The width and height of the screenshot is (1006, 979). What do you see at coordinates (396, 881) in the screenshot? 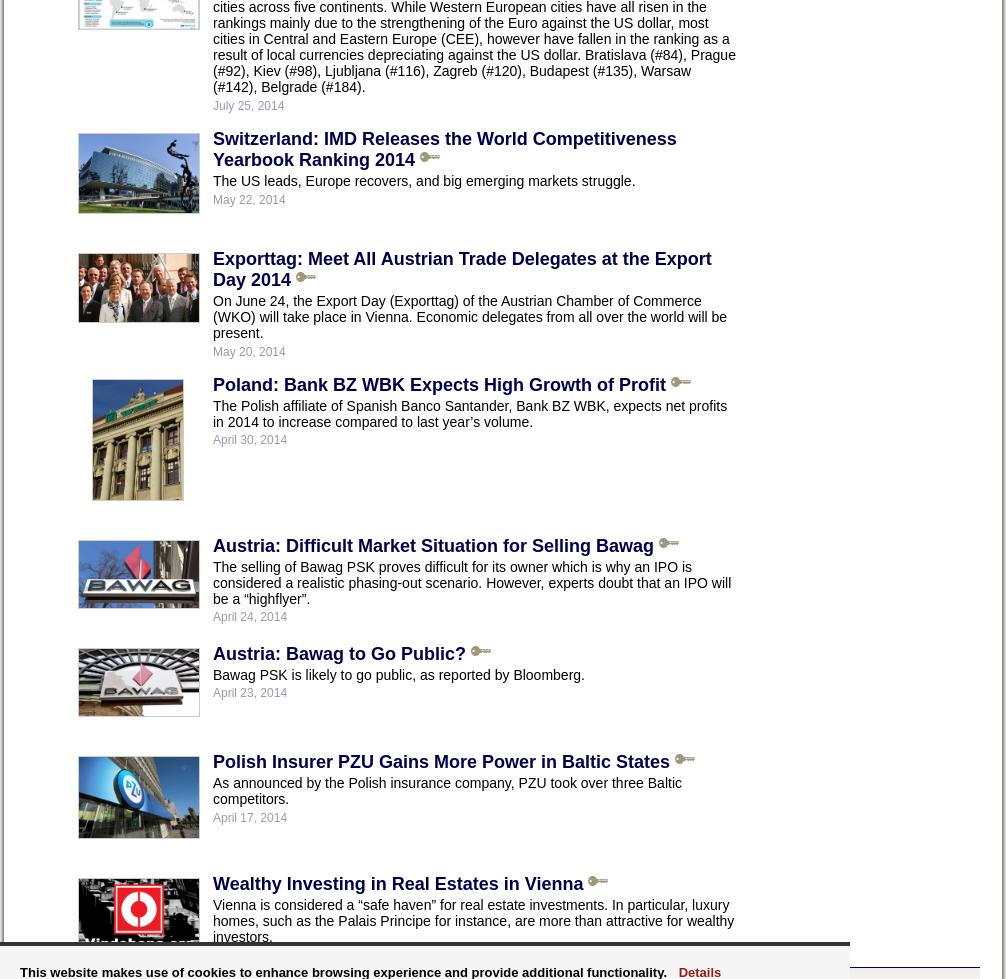
I see `'Wealthy Investing in Real Estates in Vienna'` at bounding box center [396, 881].